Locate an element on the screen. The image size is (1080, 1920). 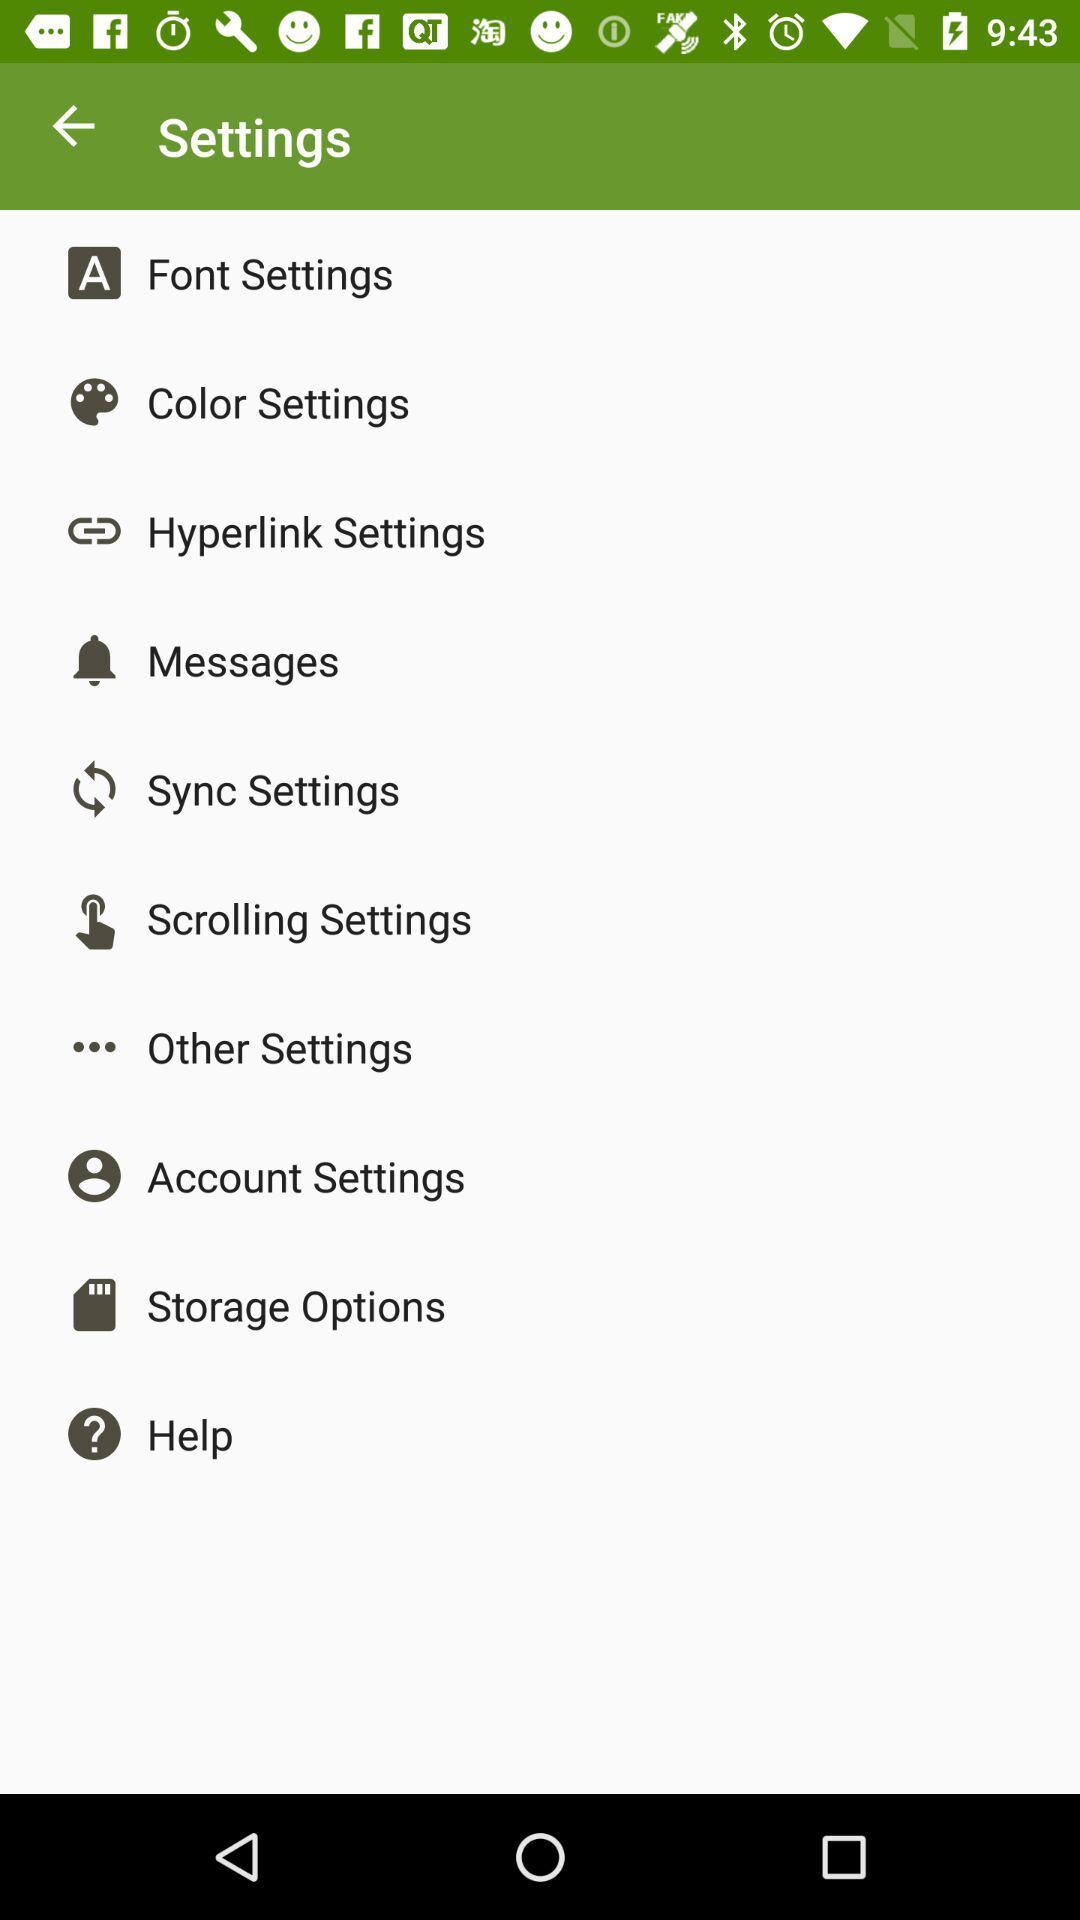
storage options icon is located at coordinates (296, 1305).